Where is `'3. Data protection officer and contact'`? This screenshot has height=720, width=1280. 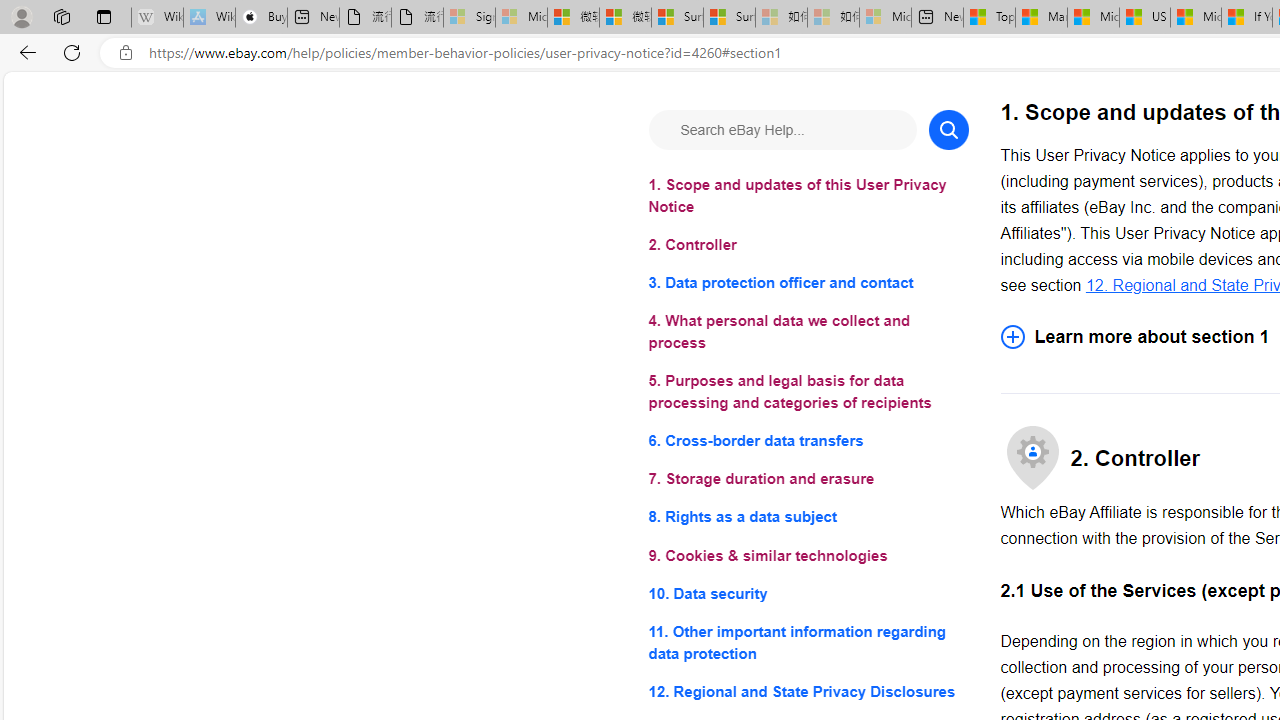 '3. Data protection officer and contact' is located at coordinates (808, 283).